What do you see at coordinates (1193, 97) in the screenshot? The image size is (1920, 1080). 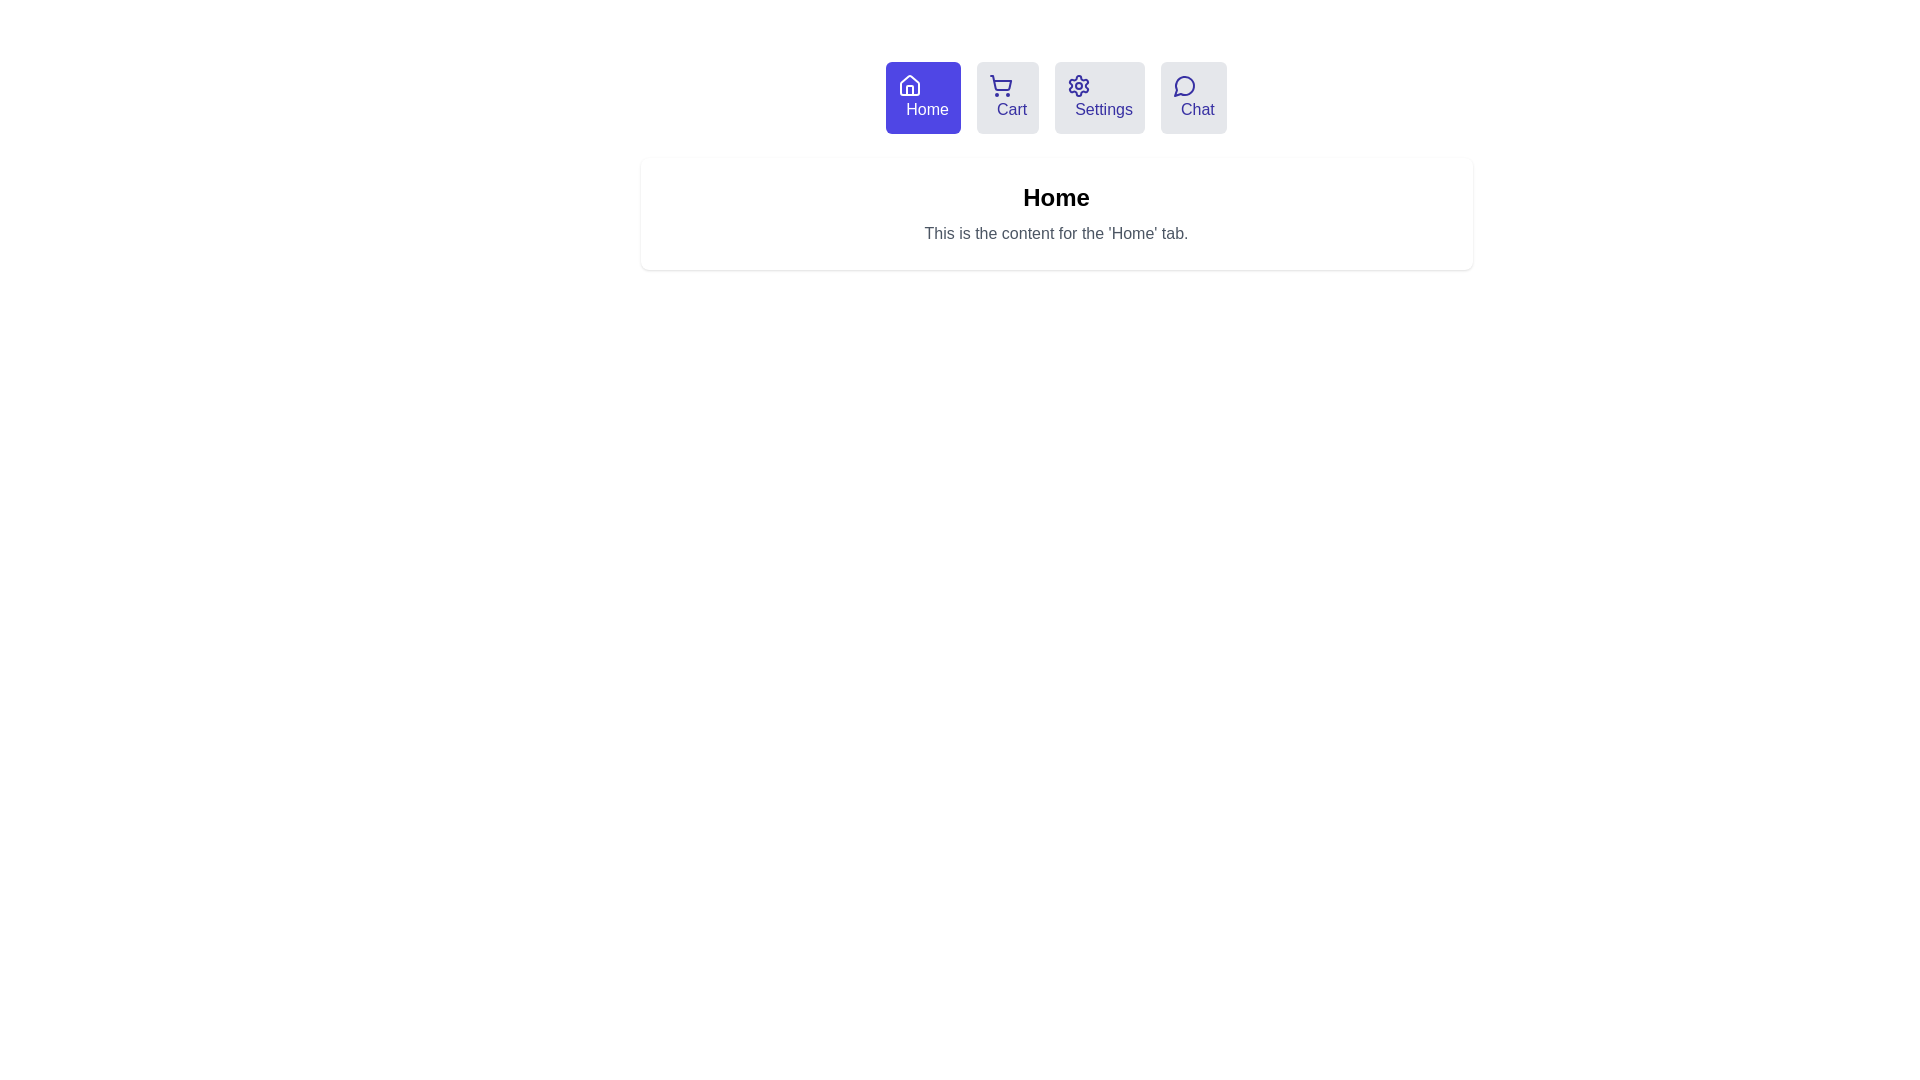 I see `the tab labeled Chat` at bounding box center [1193, 97].